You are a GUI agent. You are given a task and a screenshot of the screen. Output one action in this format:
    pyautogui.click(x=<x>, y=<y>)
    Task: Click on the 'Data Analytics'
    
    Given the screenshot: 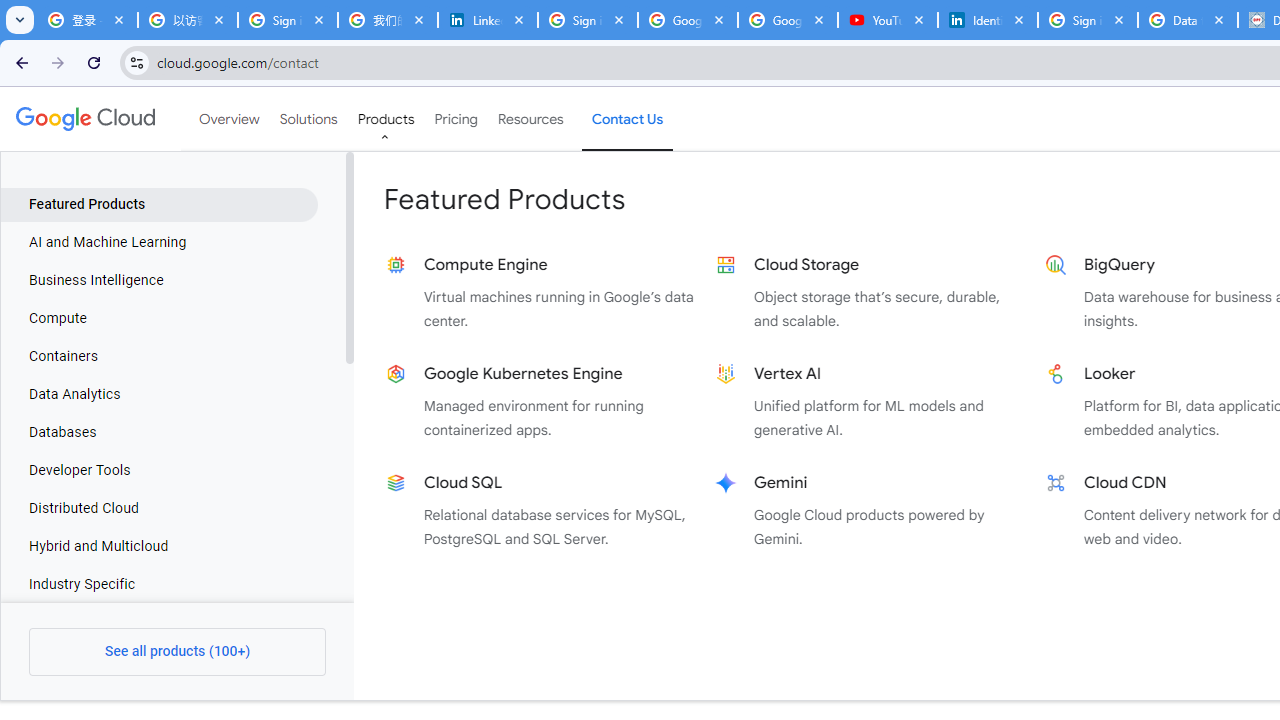 What is the action you would take?
    pyautogui.click(x=158, y=394)
    